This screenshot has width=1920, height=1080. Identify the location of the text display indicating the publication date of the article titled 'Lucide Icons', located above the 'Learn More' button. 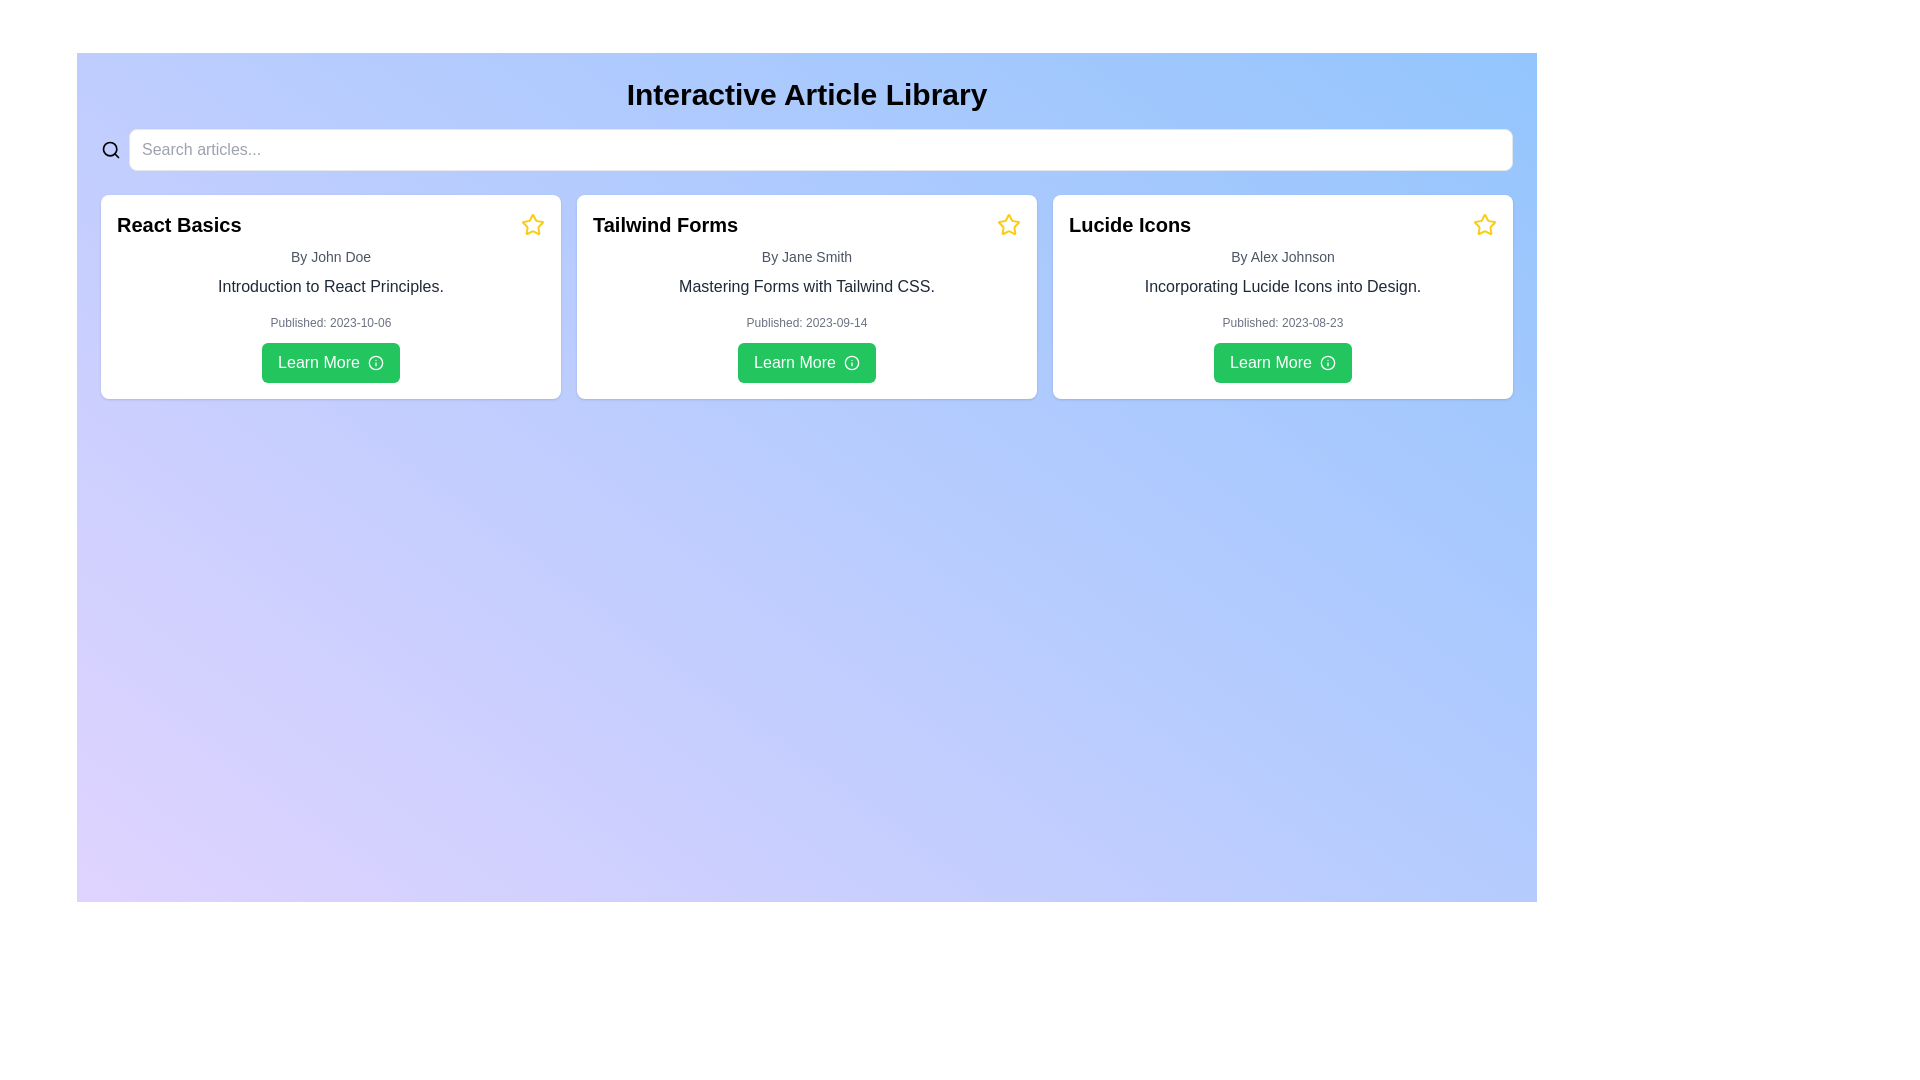
(1282, 322).